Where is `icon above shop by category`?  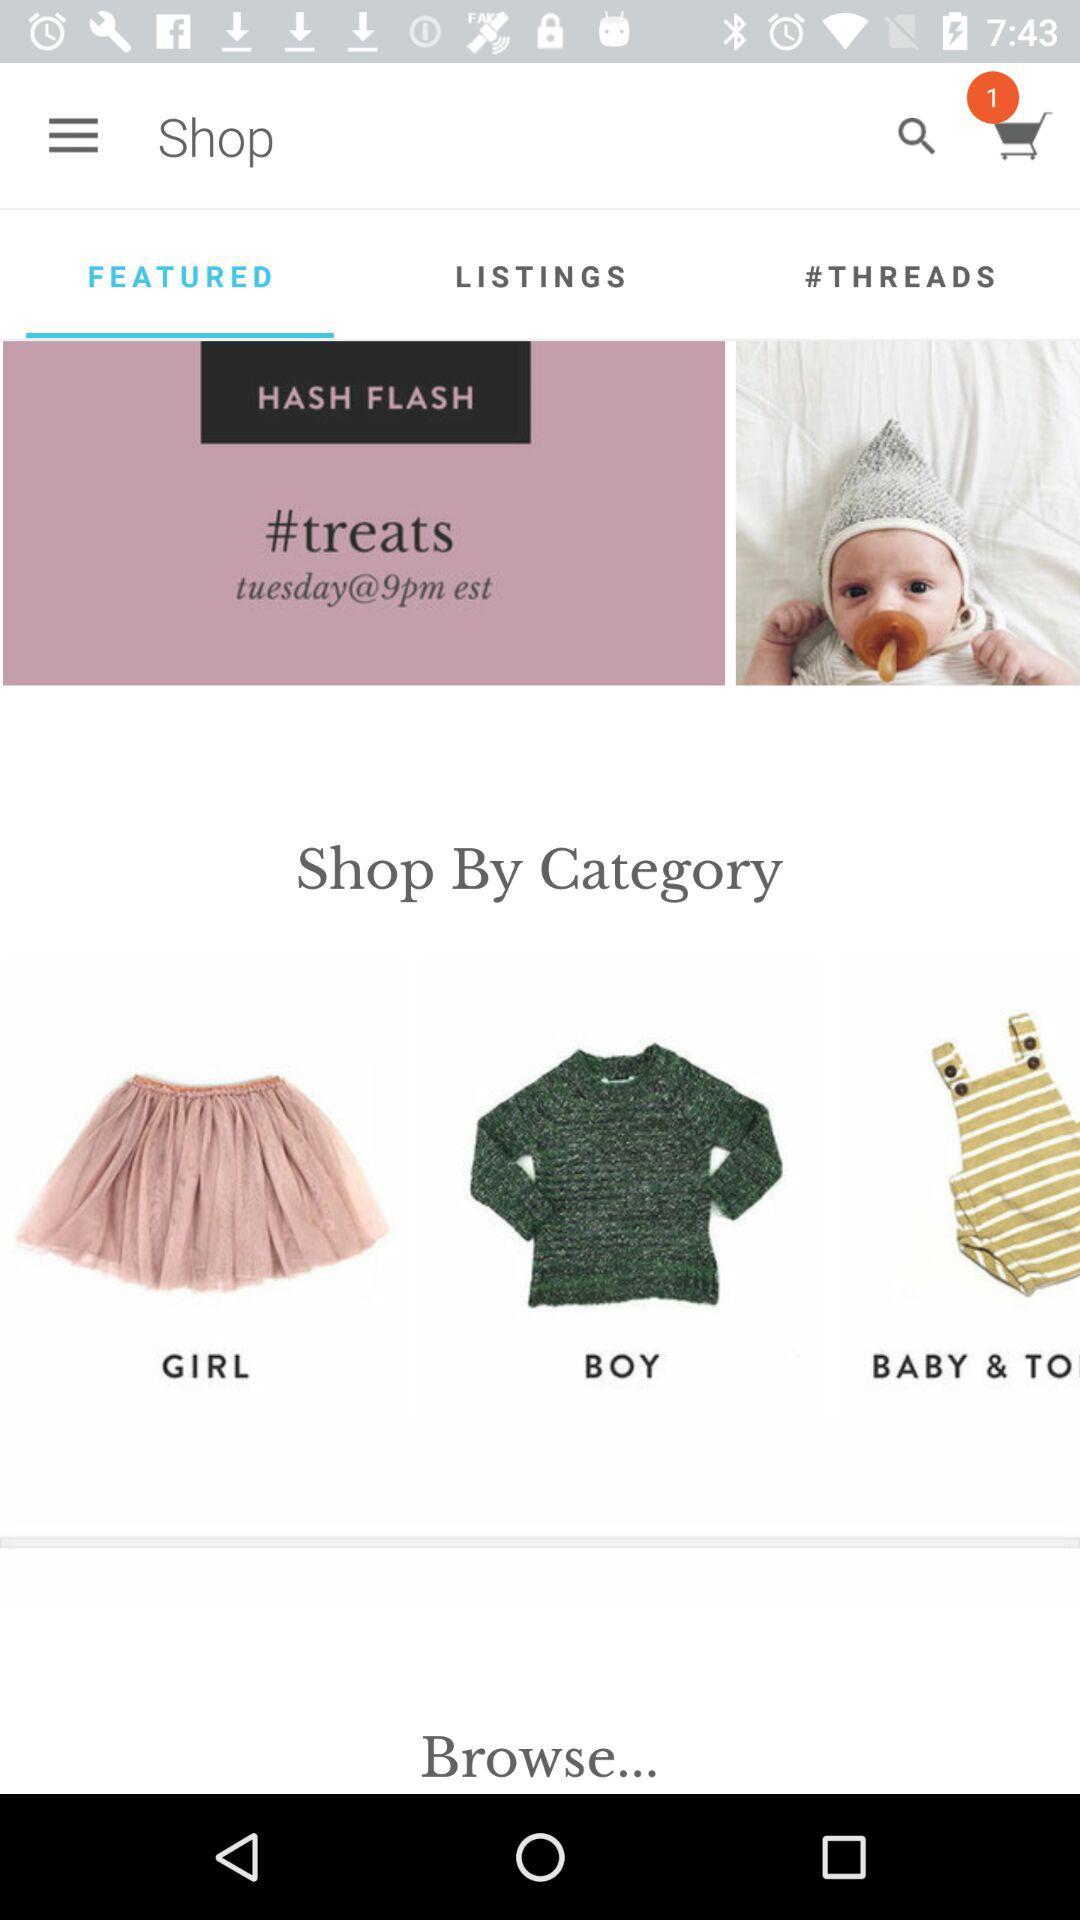
icon above shop by category is located at coordinates (364, 513).